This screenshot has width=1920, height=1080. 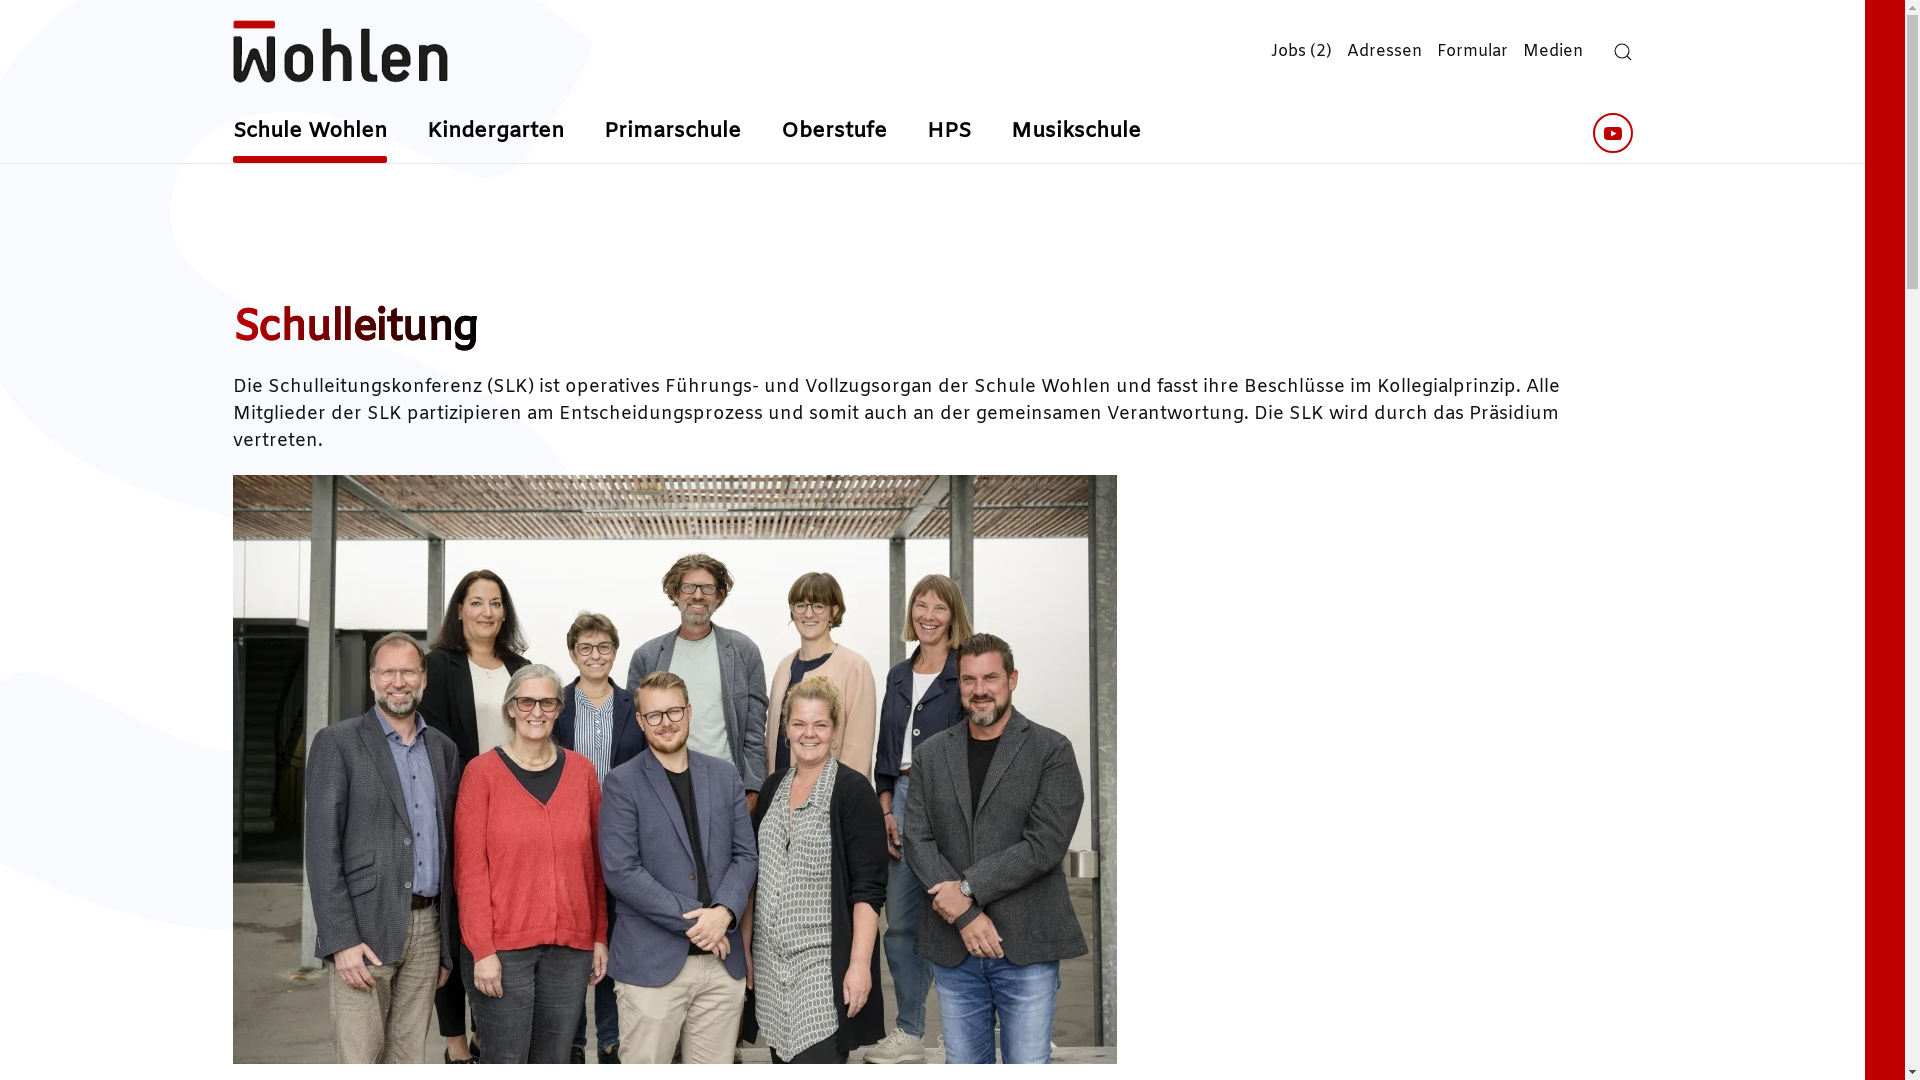 I want to click on 'Oberstufe', so click(x=833, y=132).